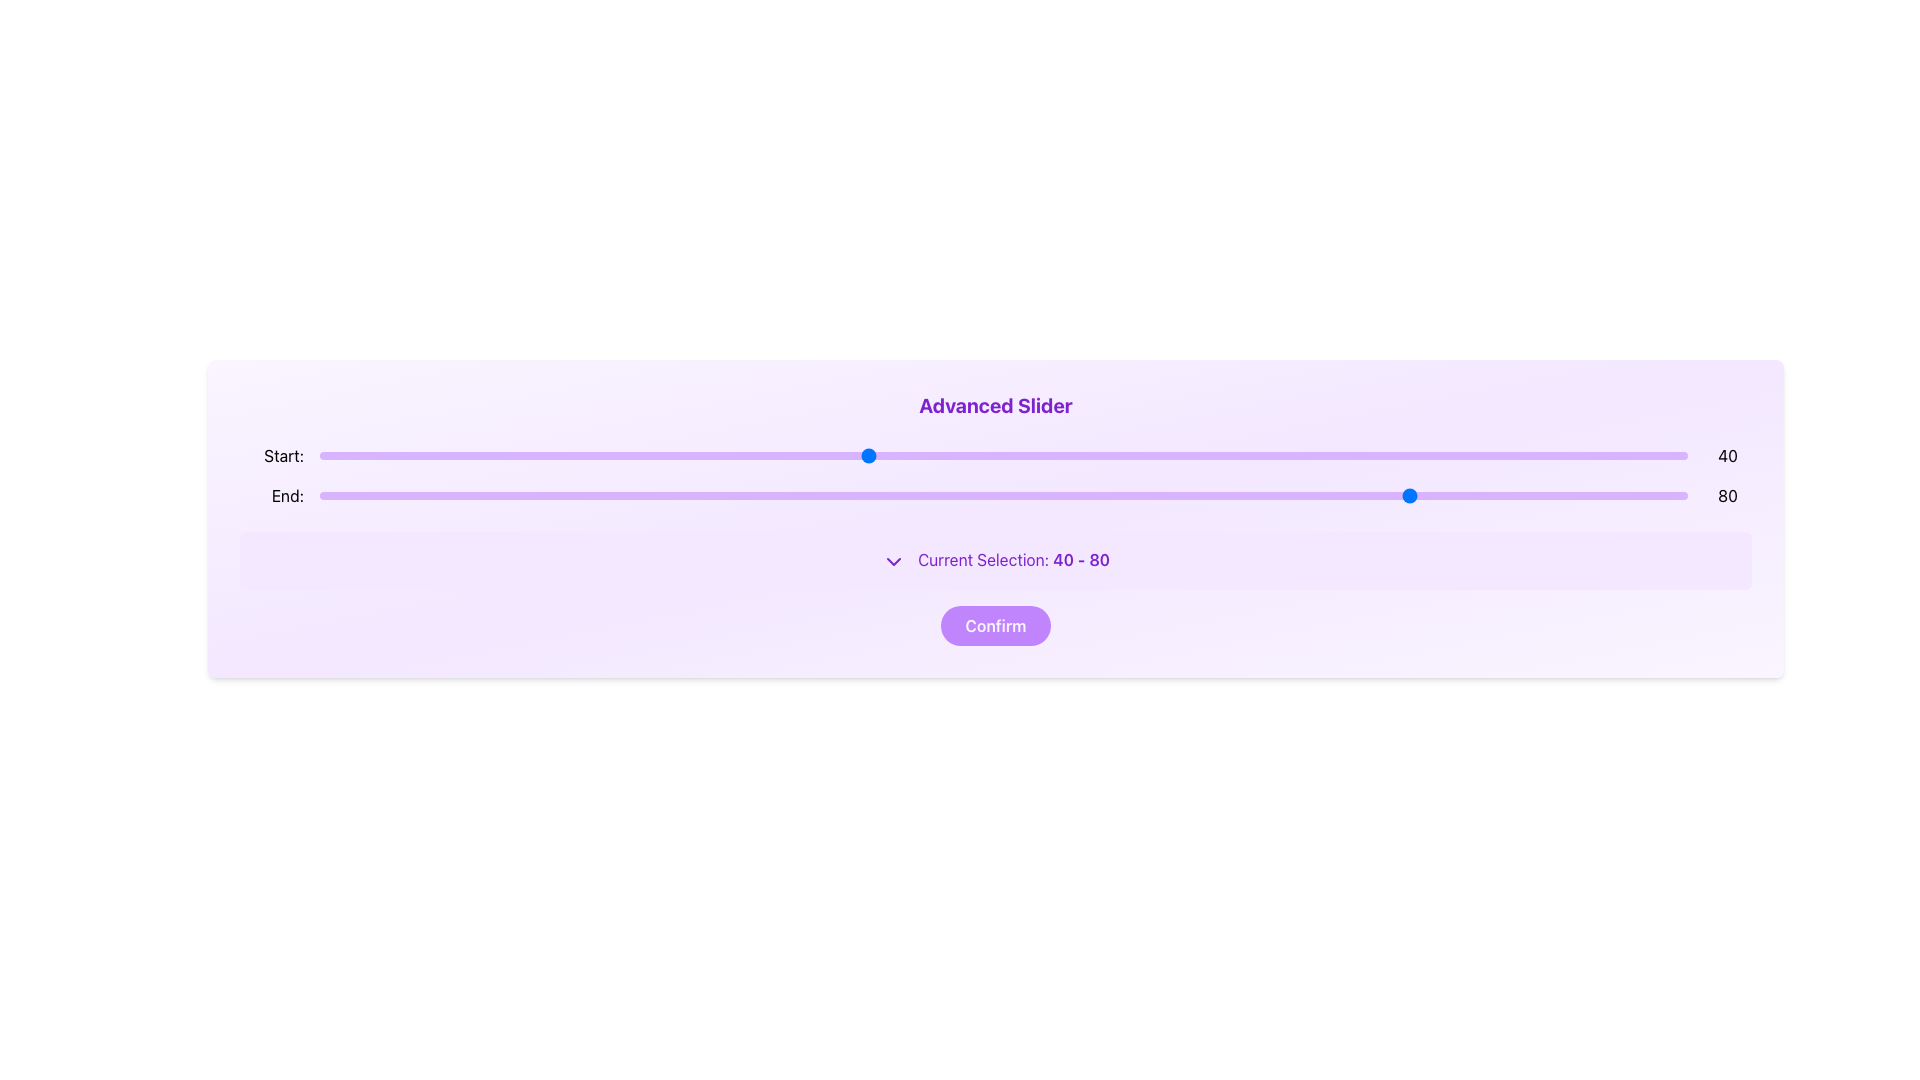 The image size is (1920, 1080). I want to click on the start slider, so click(1305, 455).